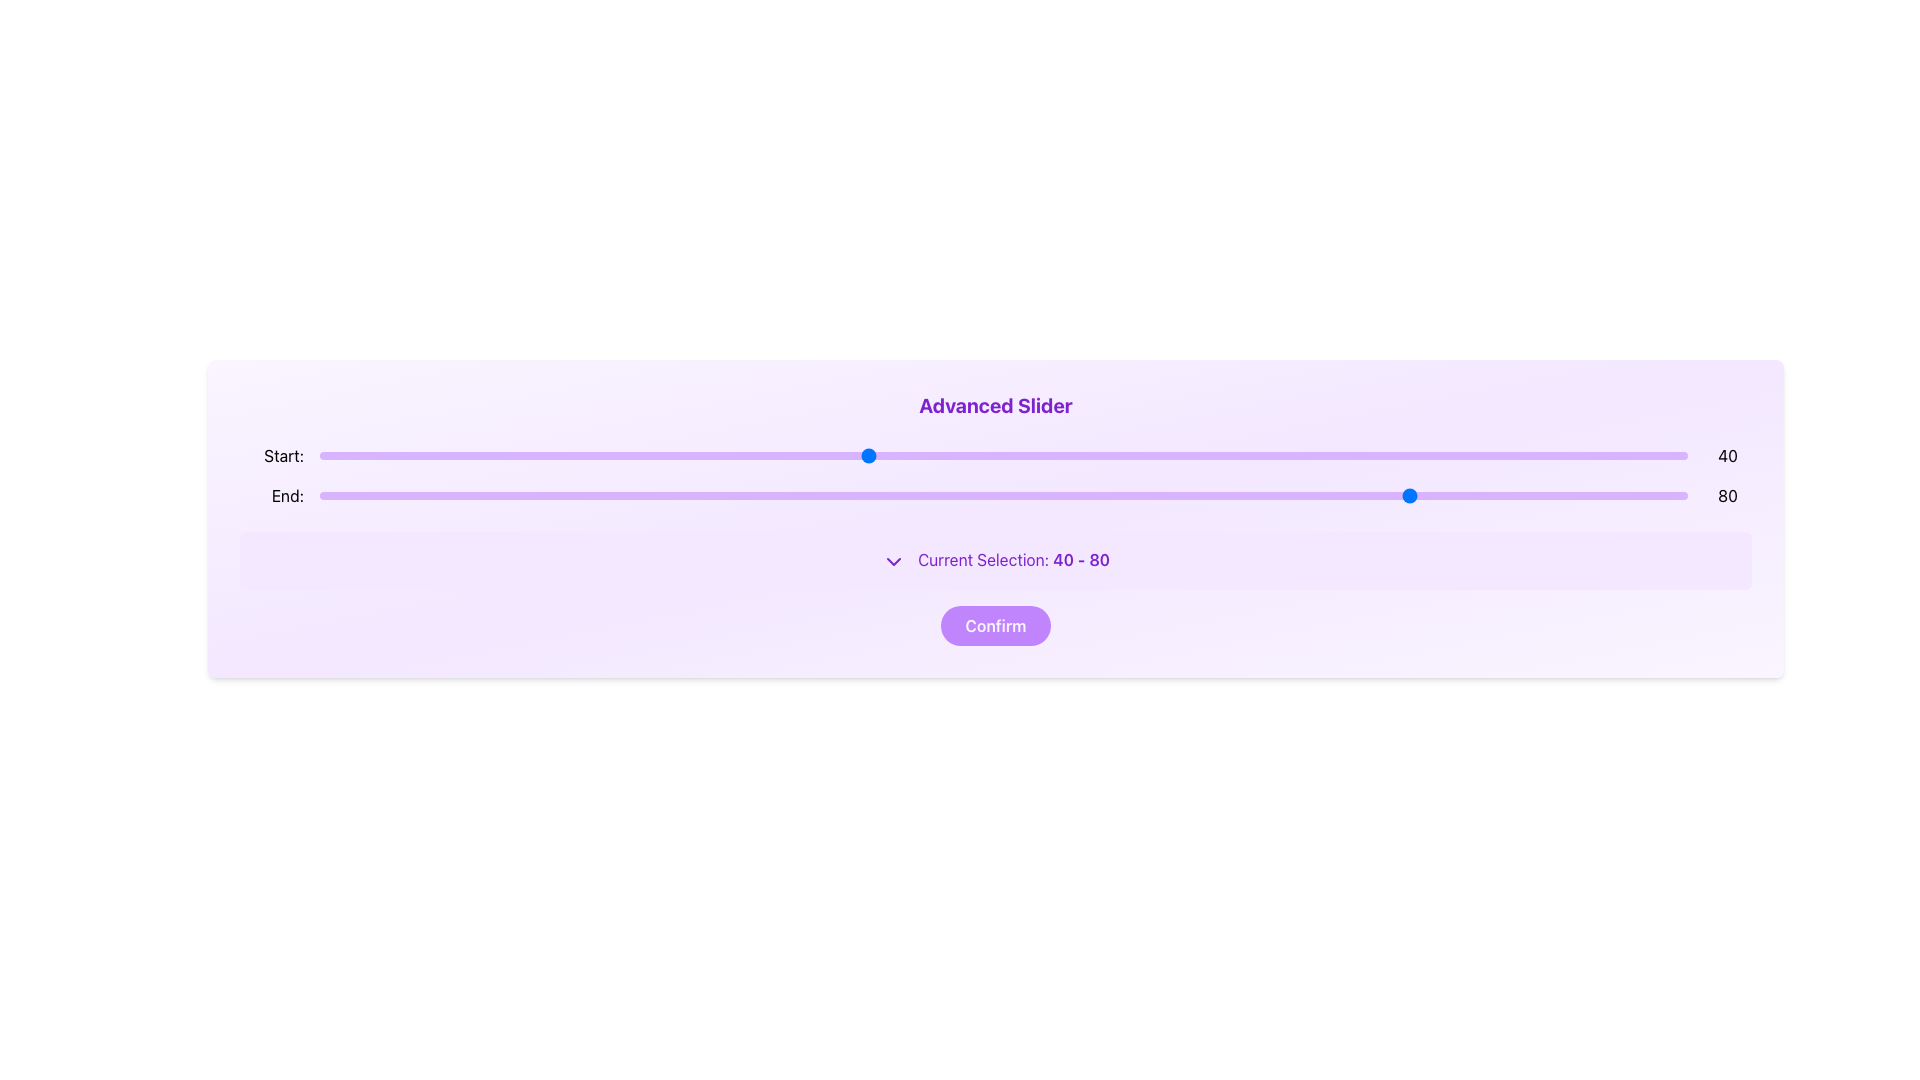 The image size is (1920, 1080). I want to click on the start slider, so click(1305, 455).